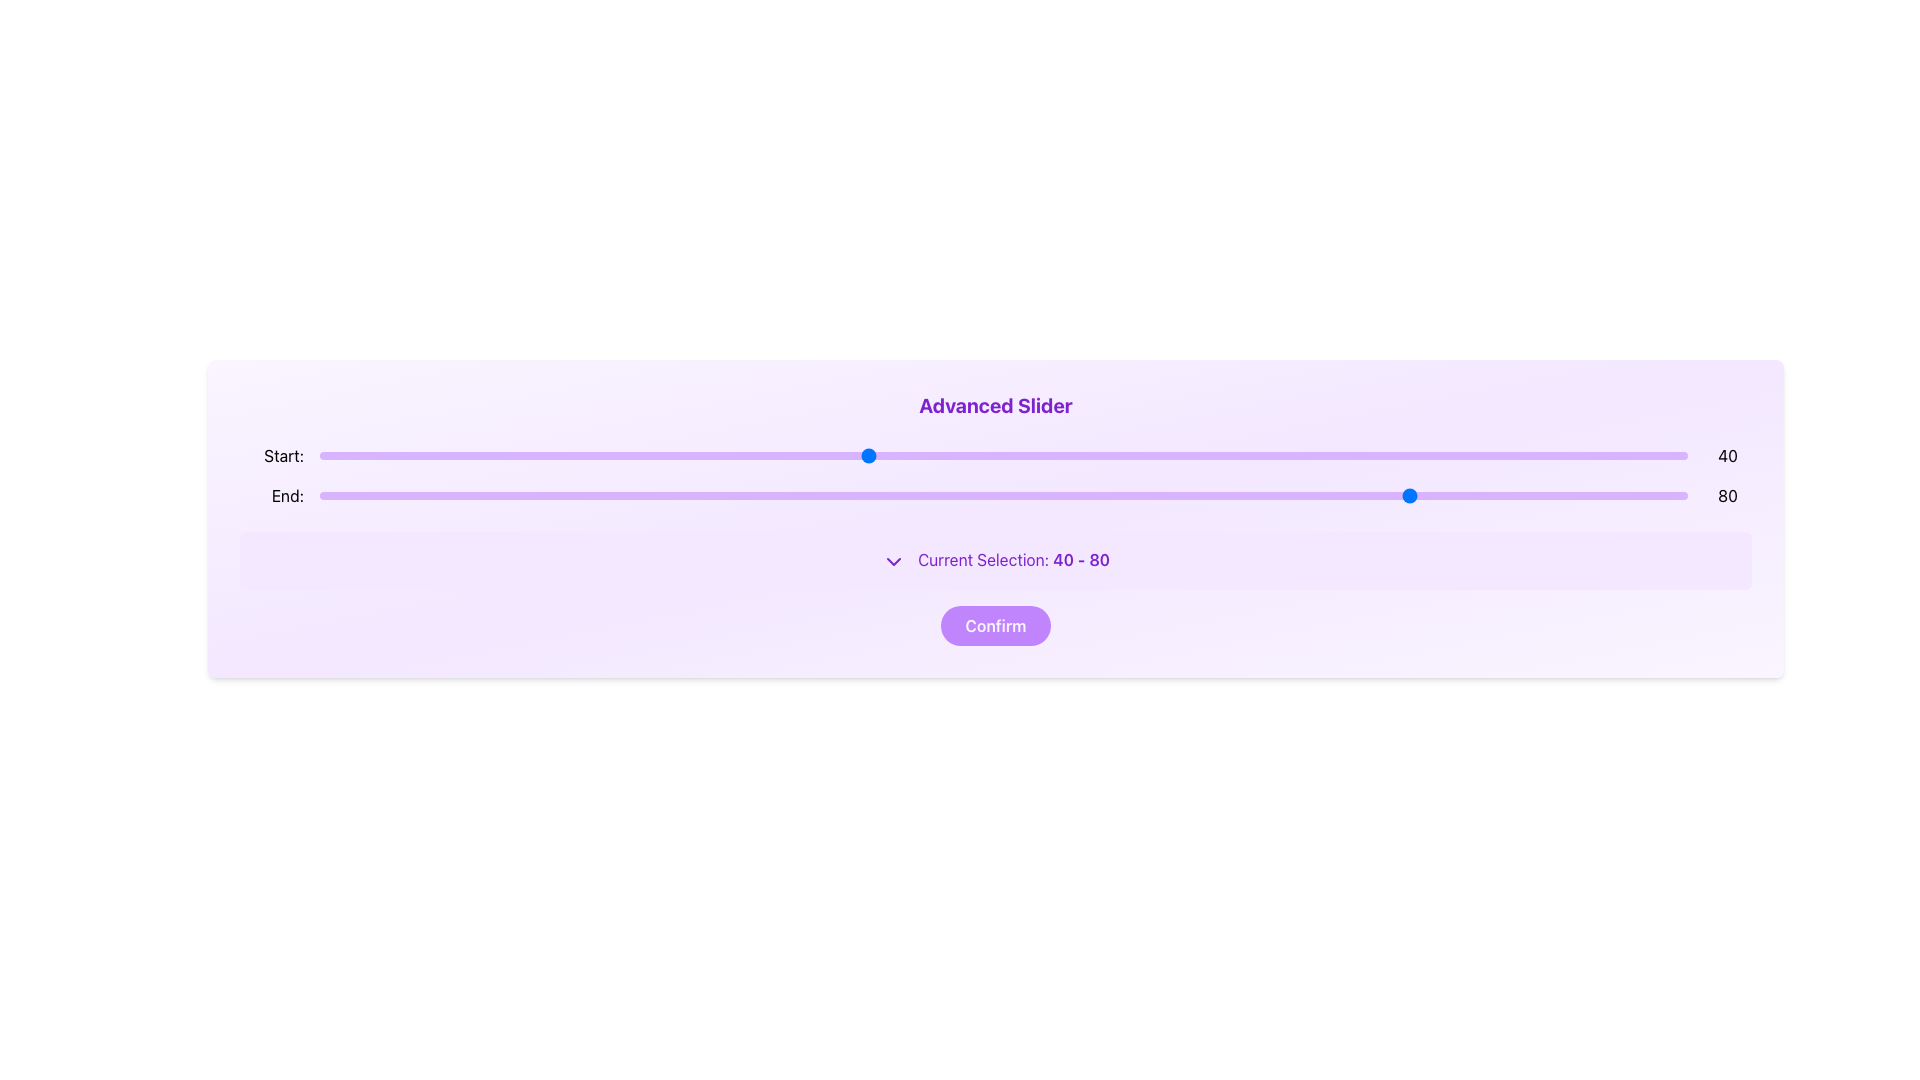 The image size is (1920, 1080). I want to click on the start slider, so click(1305, 455).